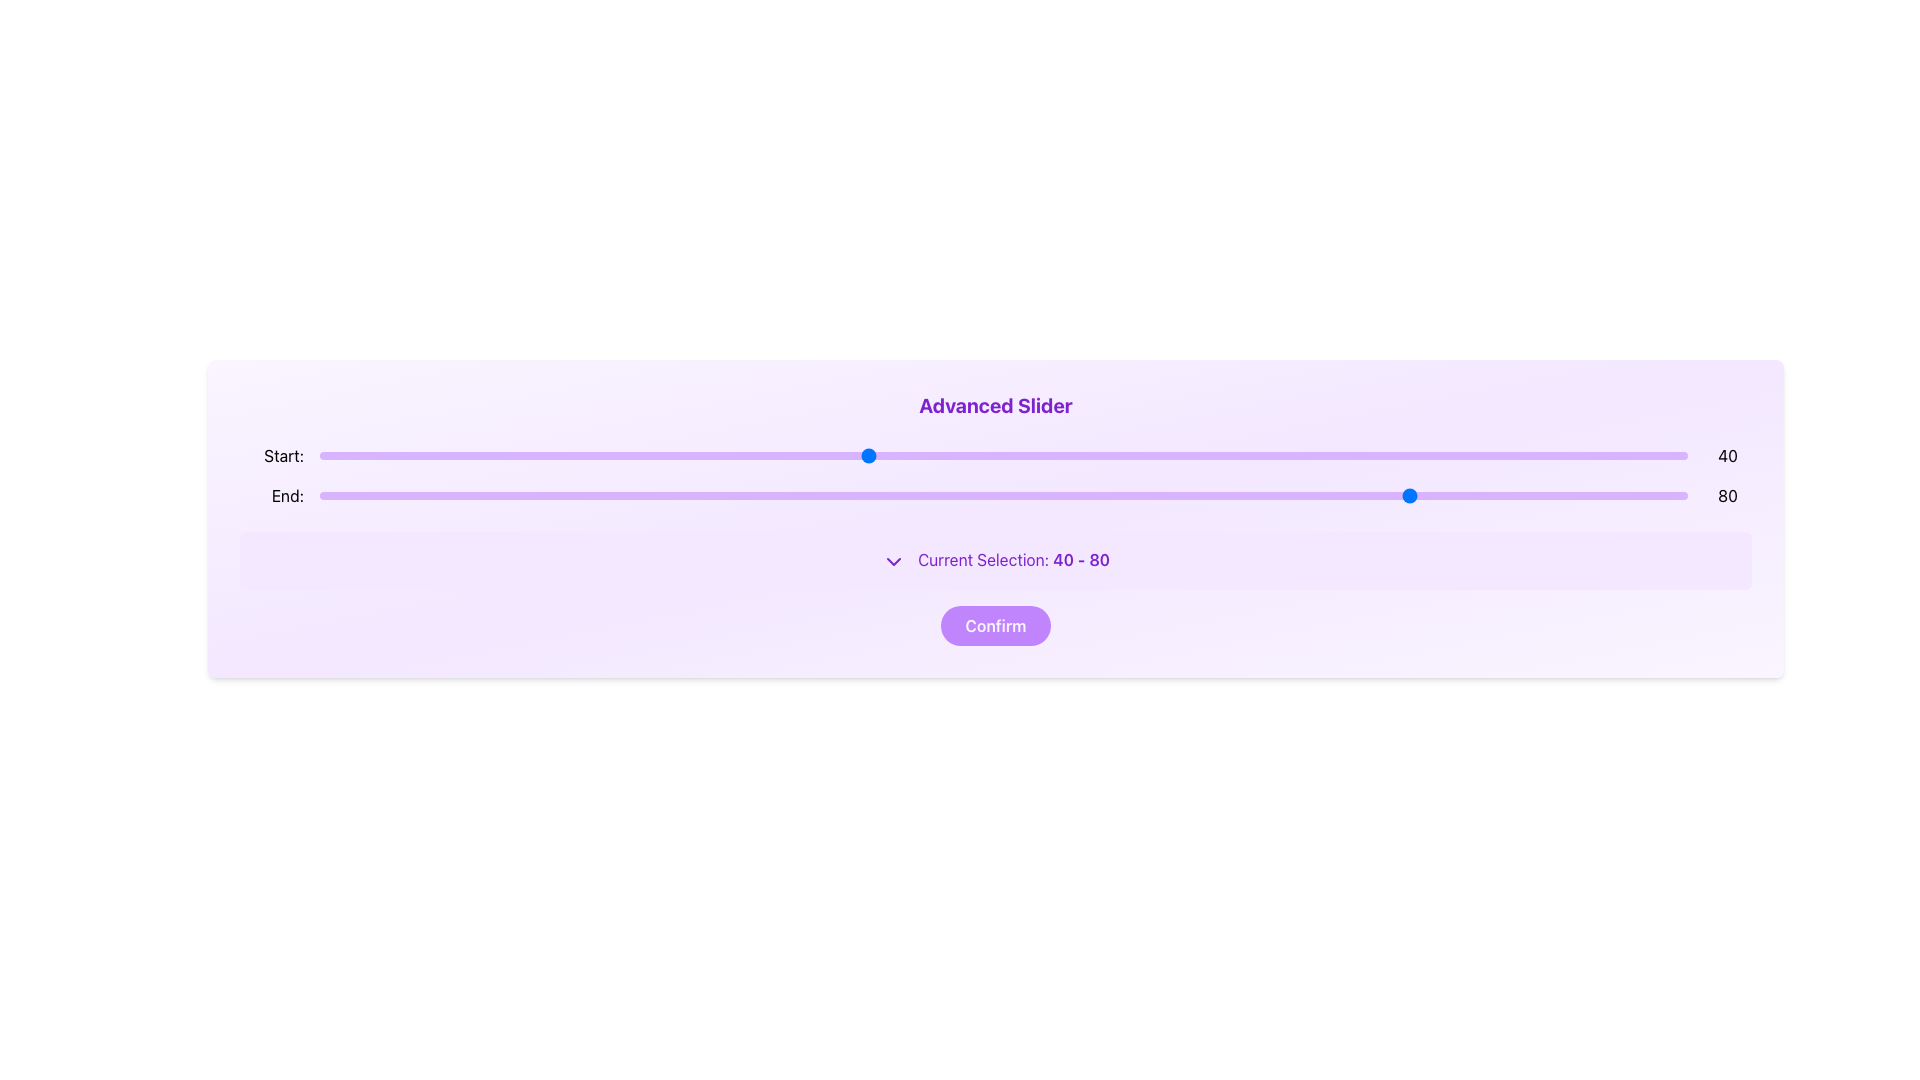 The image size is (1920, 1080). I want to click on the start slider, so click(1305, 455).